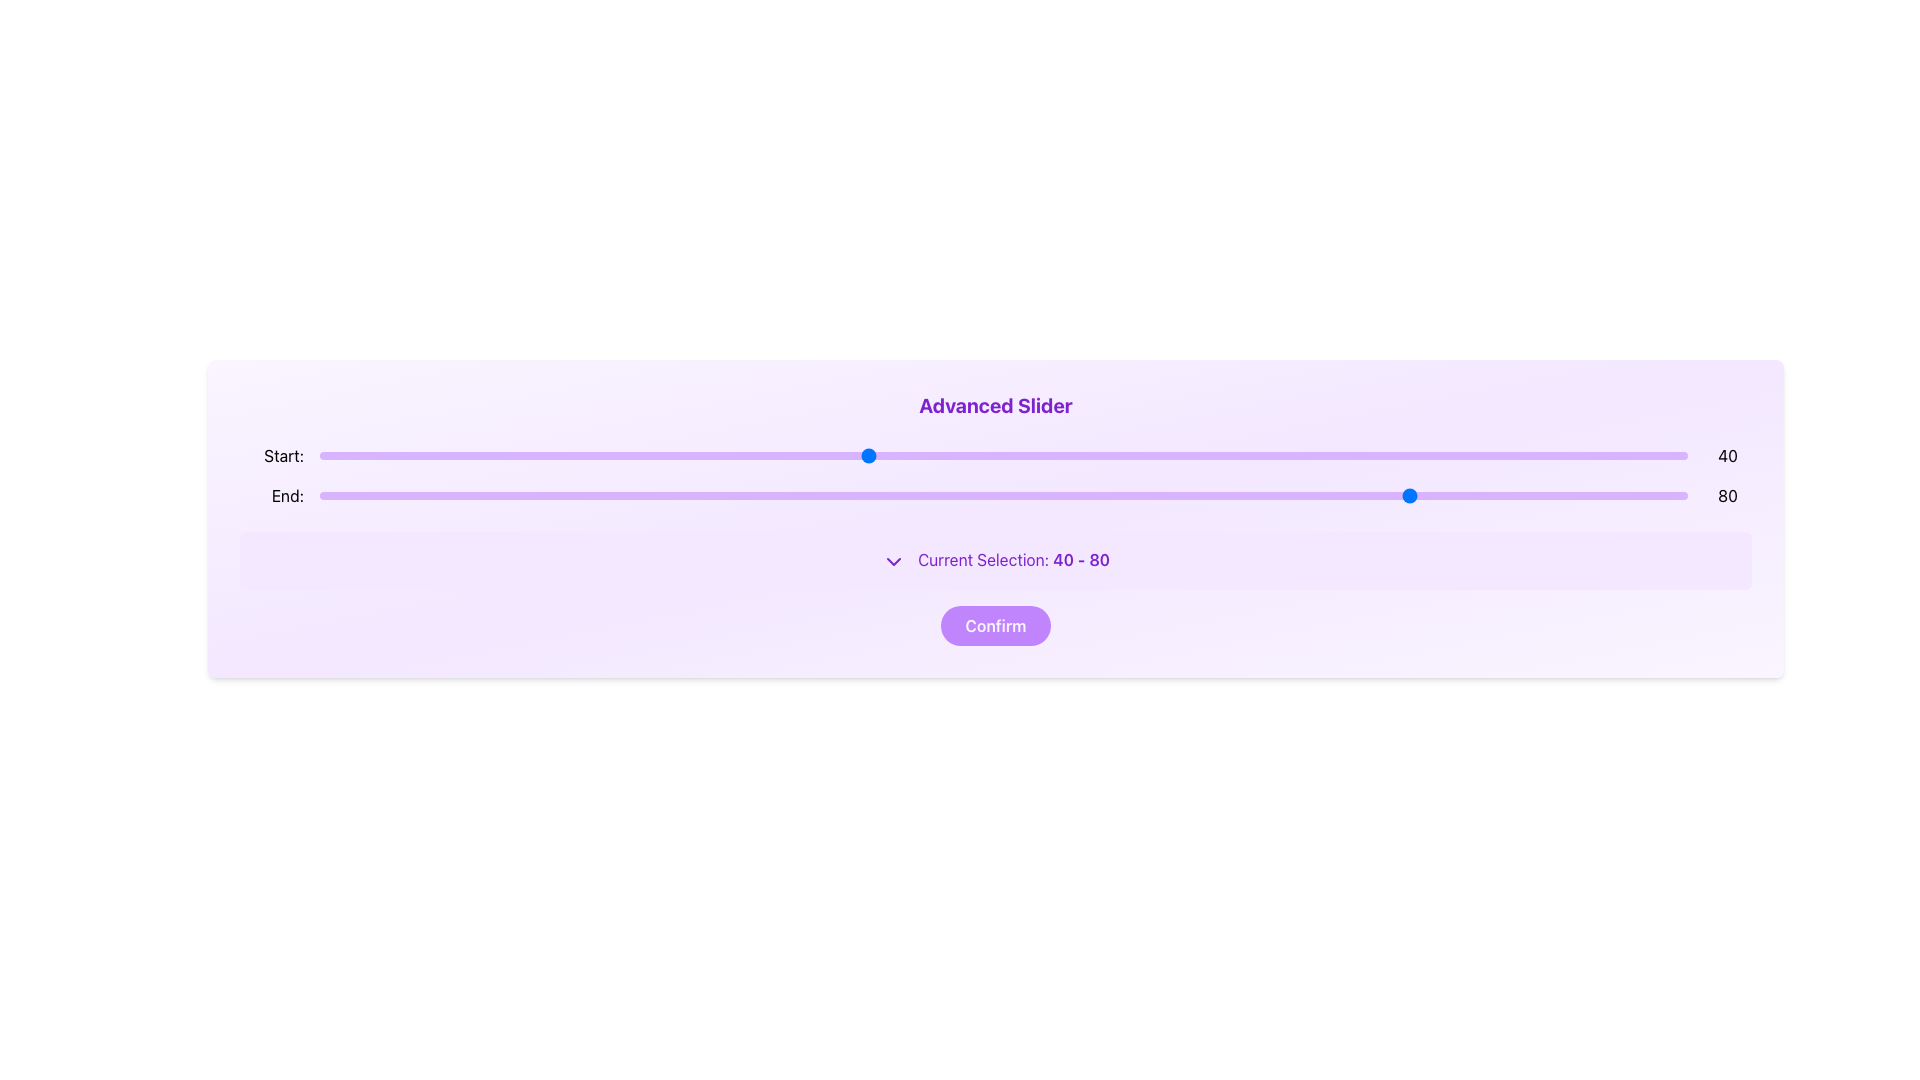 The image size is (1920, 1080). I want to click on the start slider, so click(1305, 455).